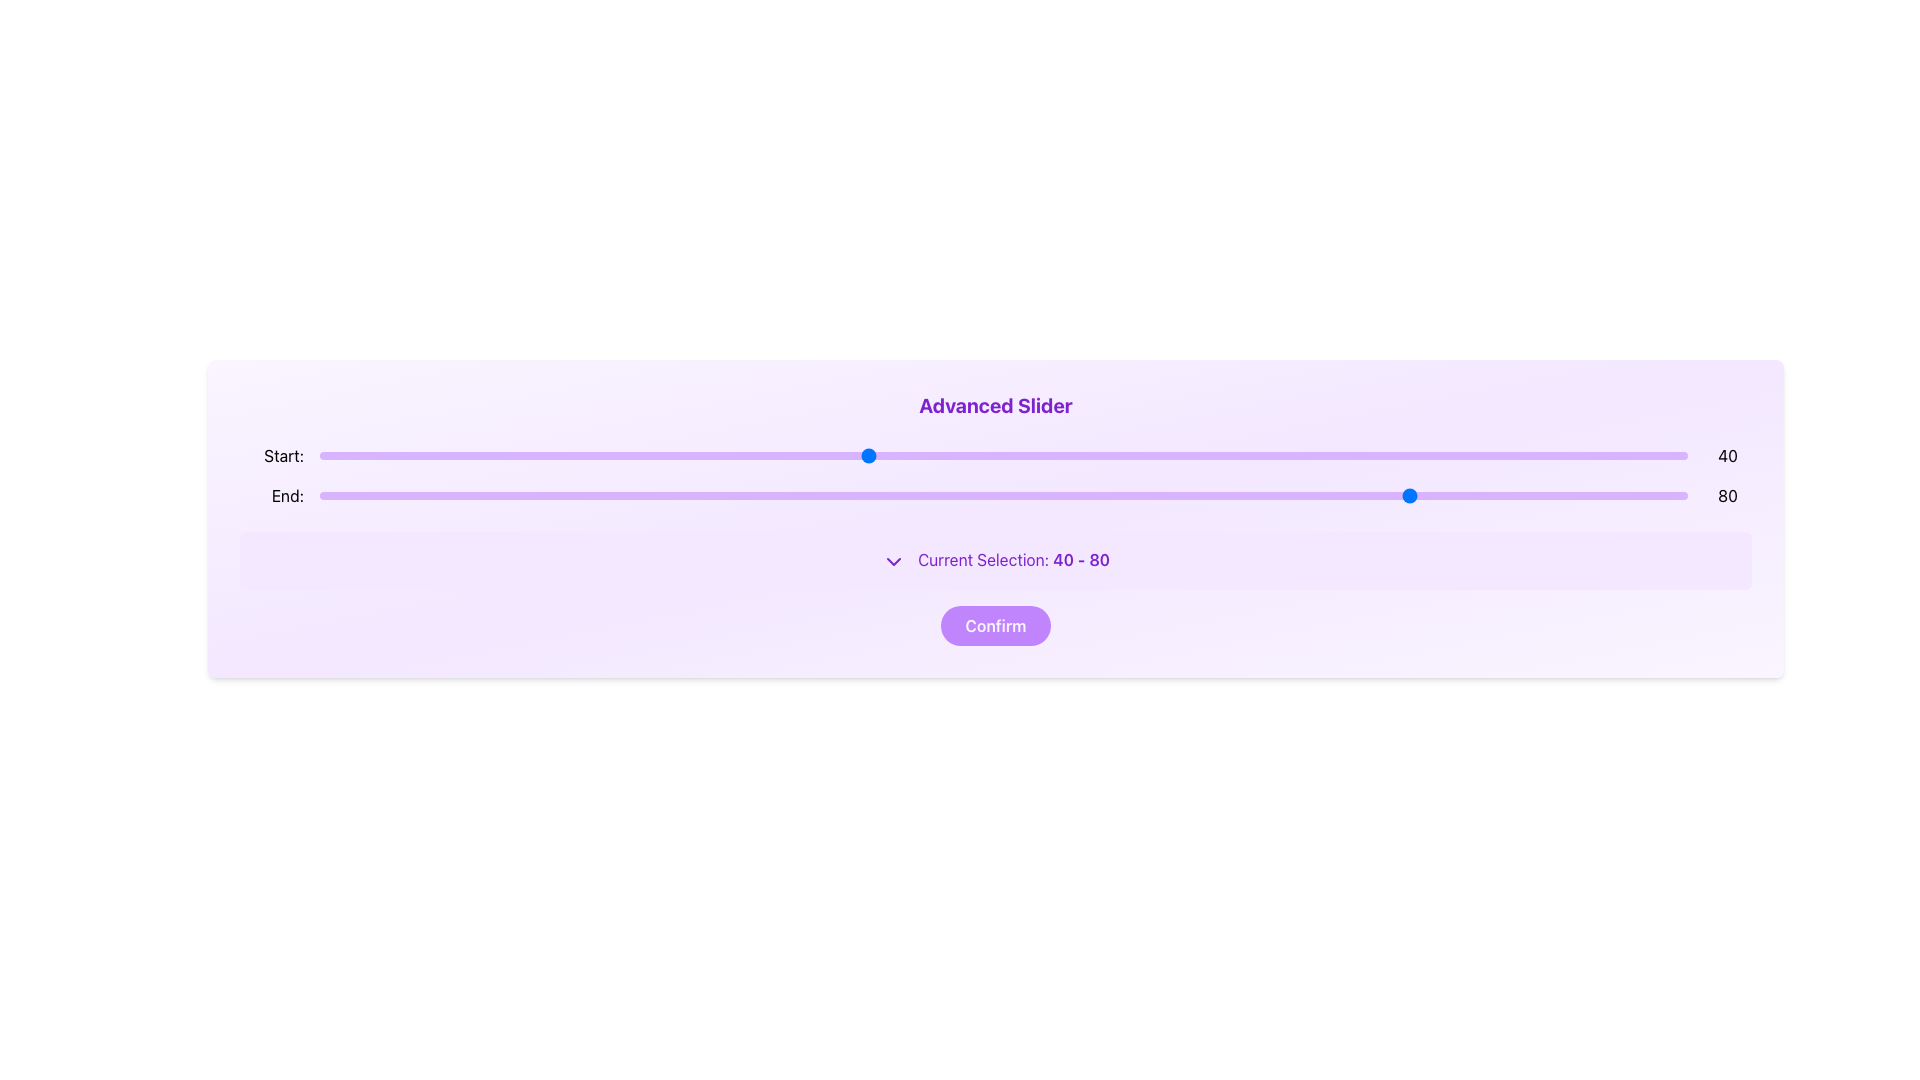 The image size is (1920, 1080). I want to click on the start slider, so click(1305, 455).